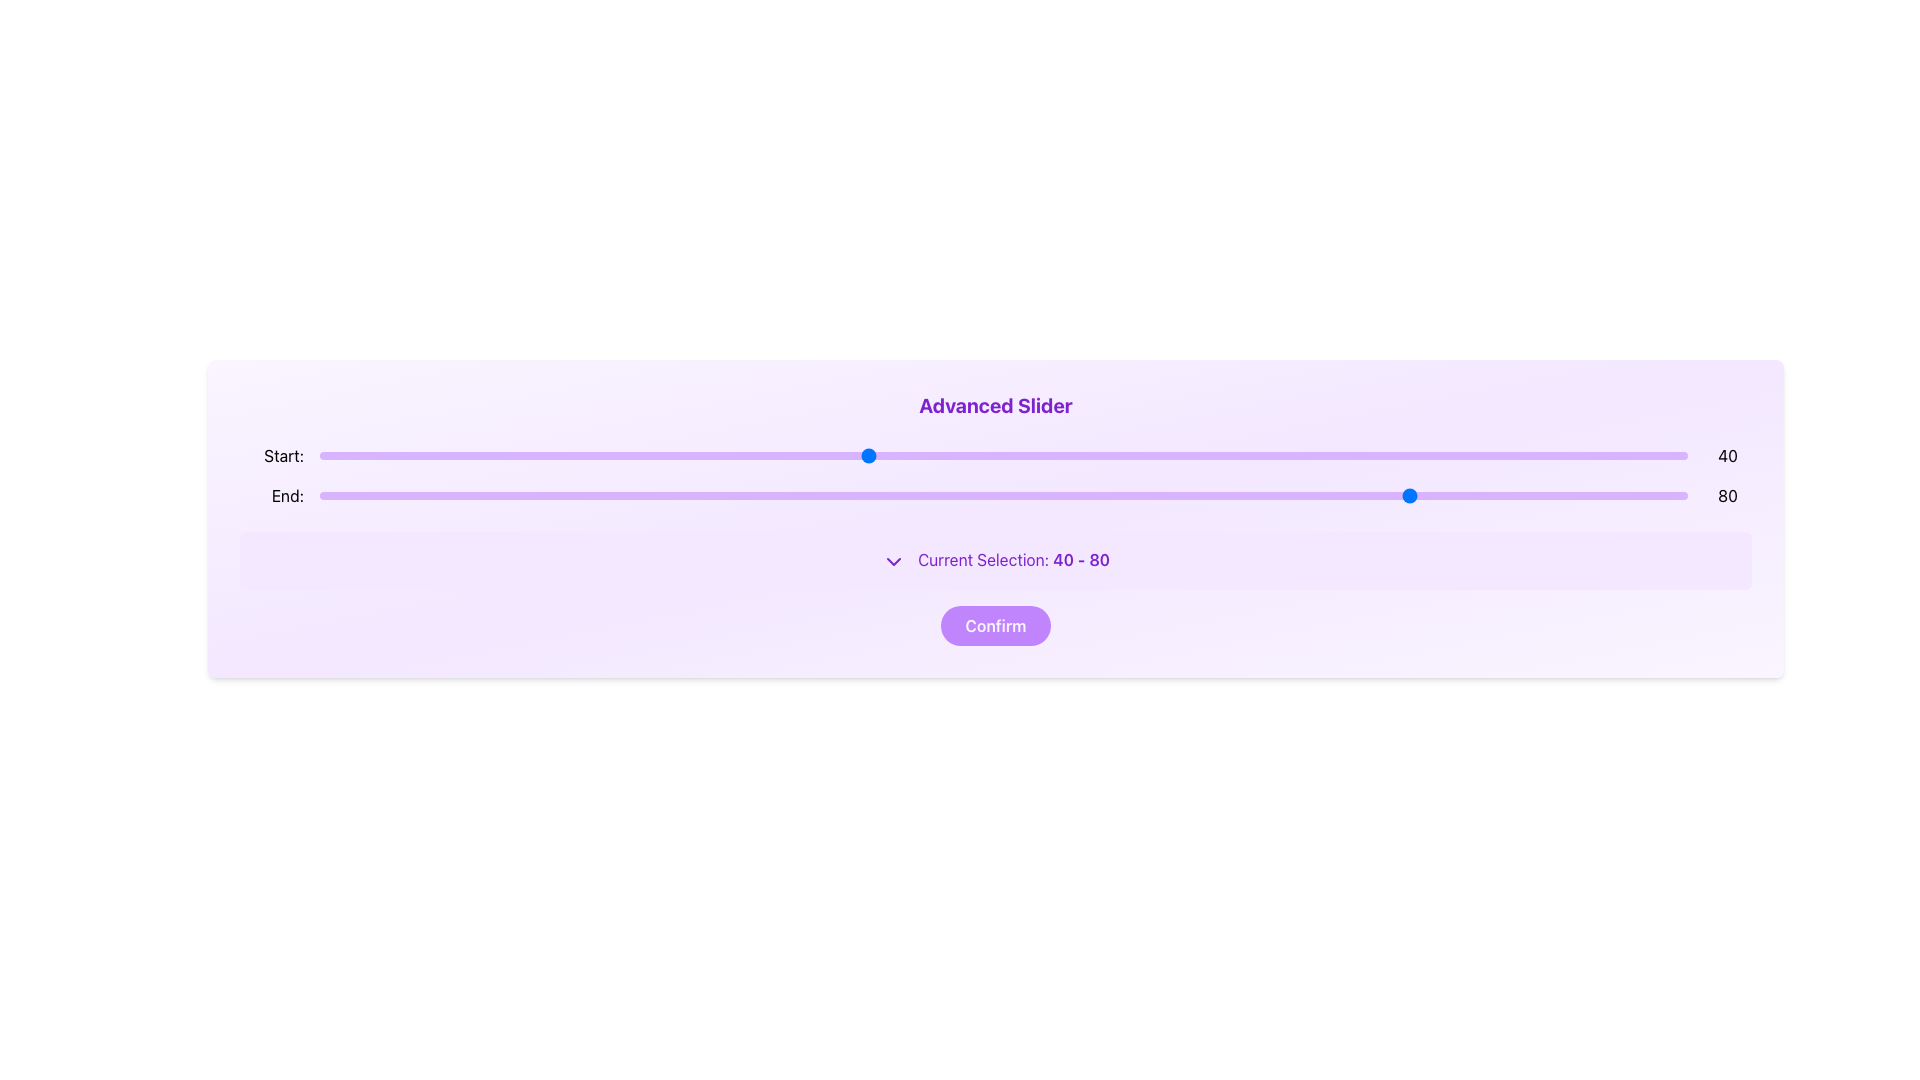 The image size is (1920, 1080). I want to click on the start slider, so click(1305, 455).